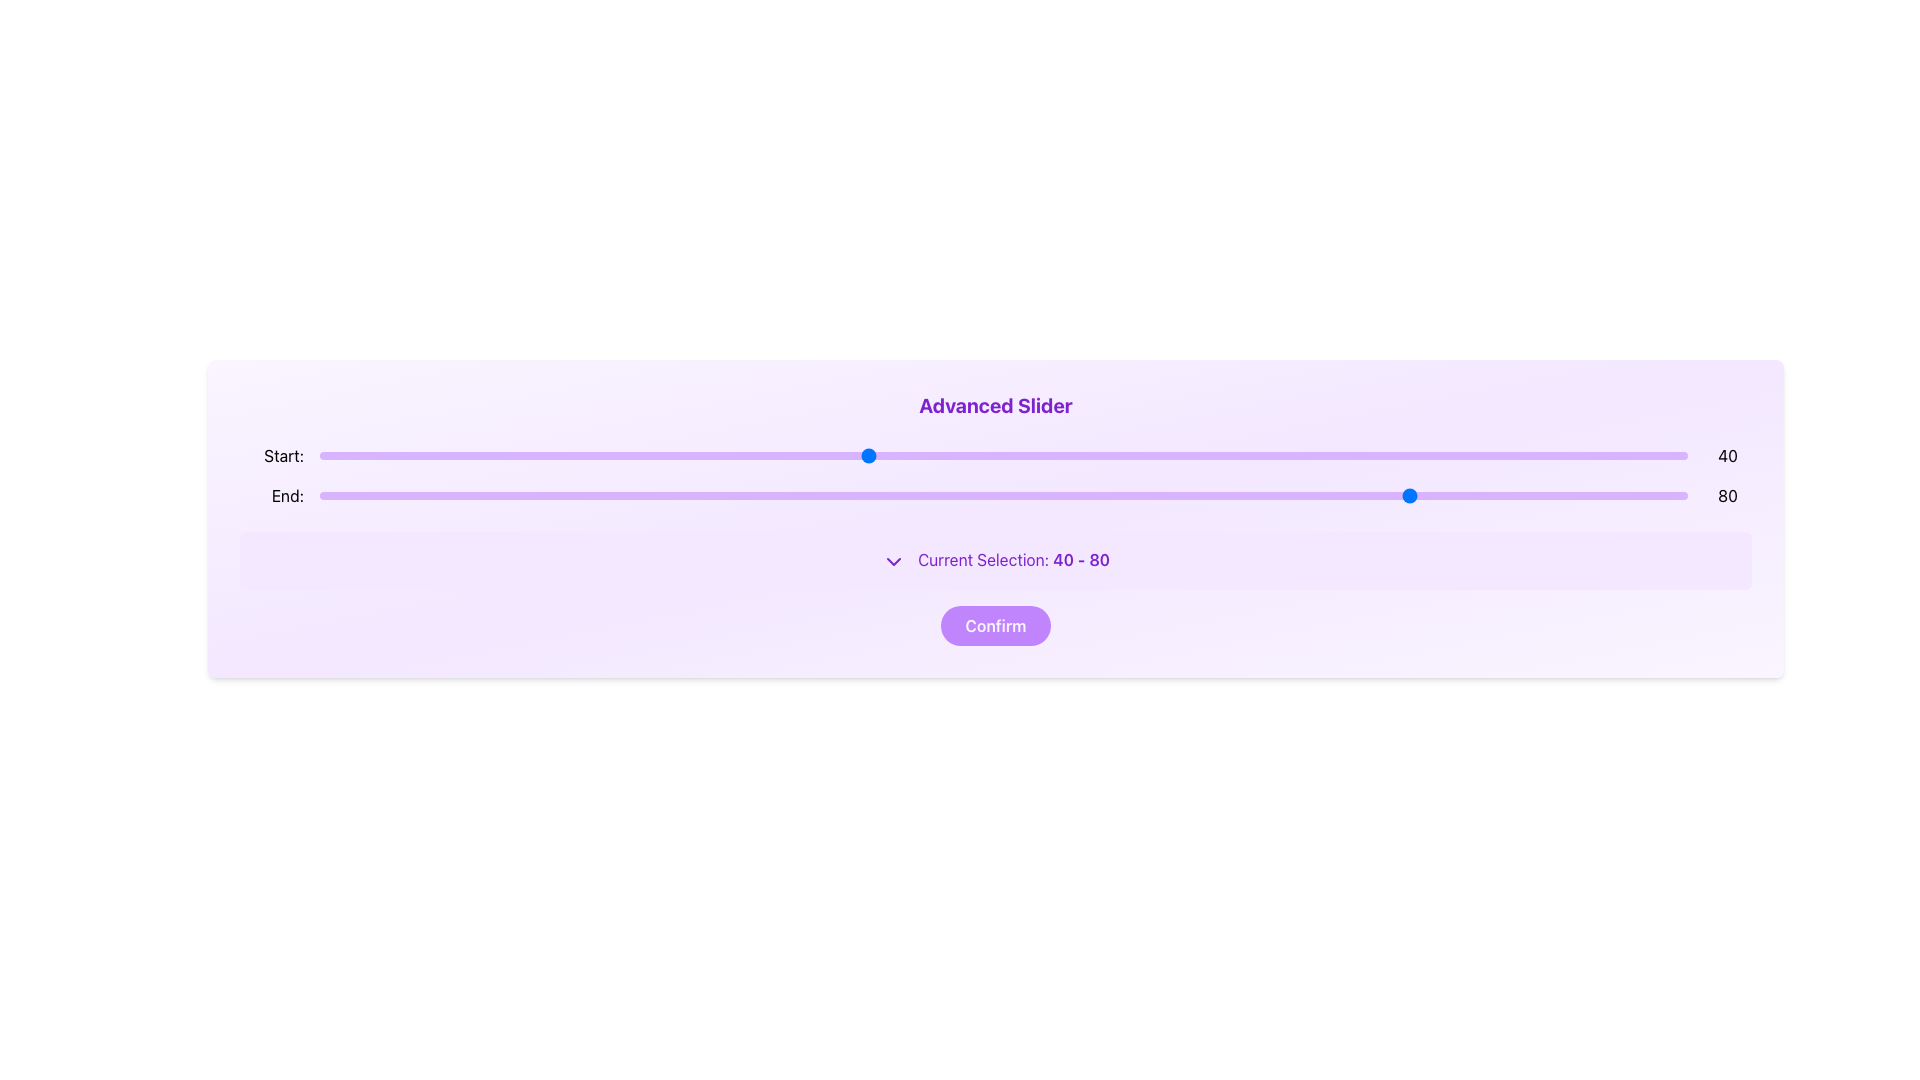 The image size is (1920, 1080). I want to click on the start slider, so click(1305, 455).